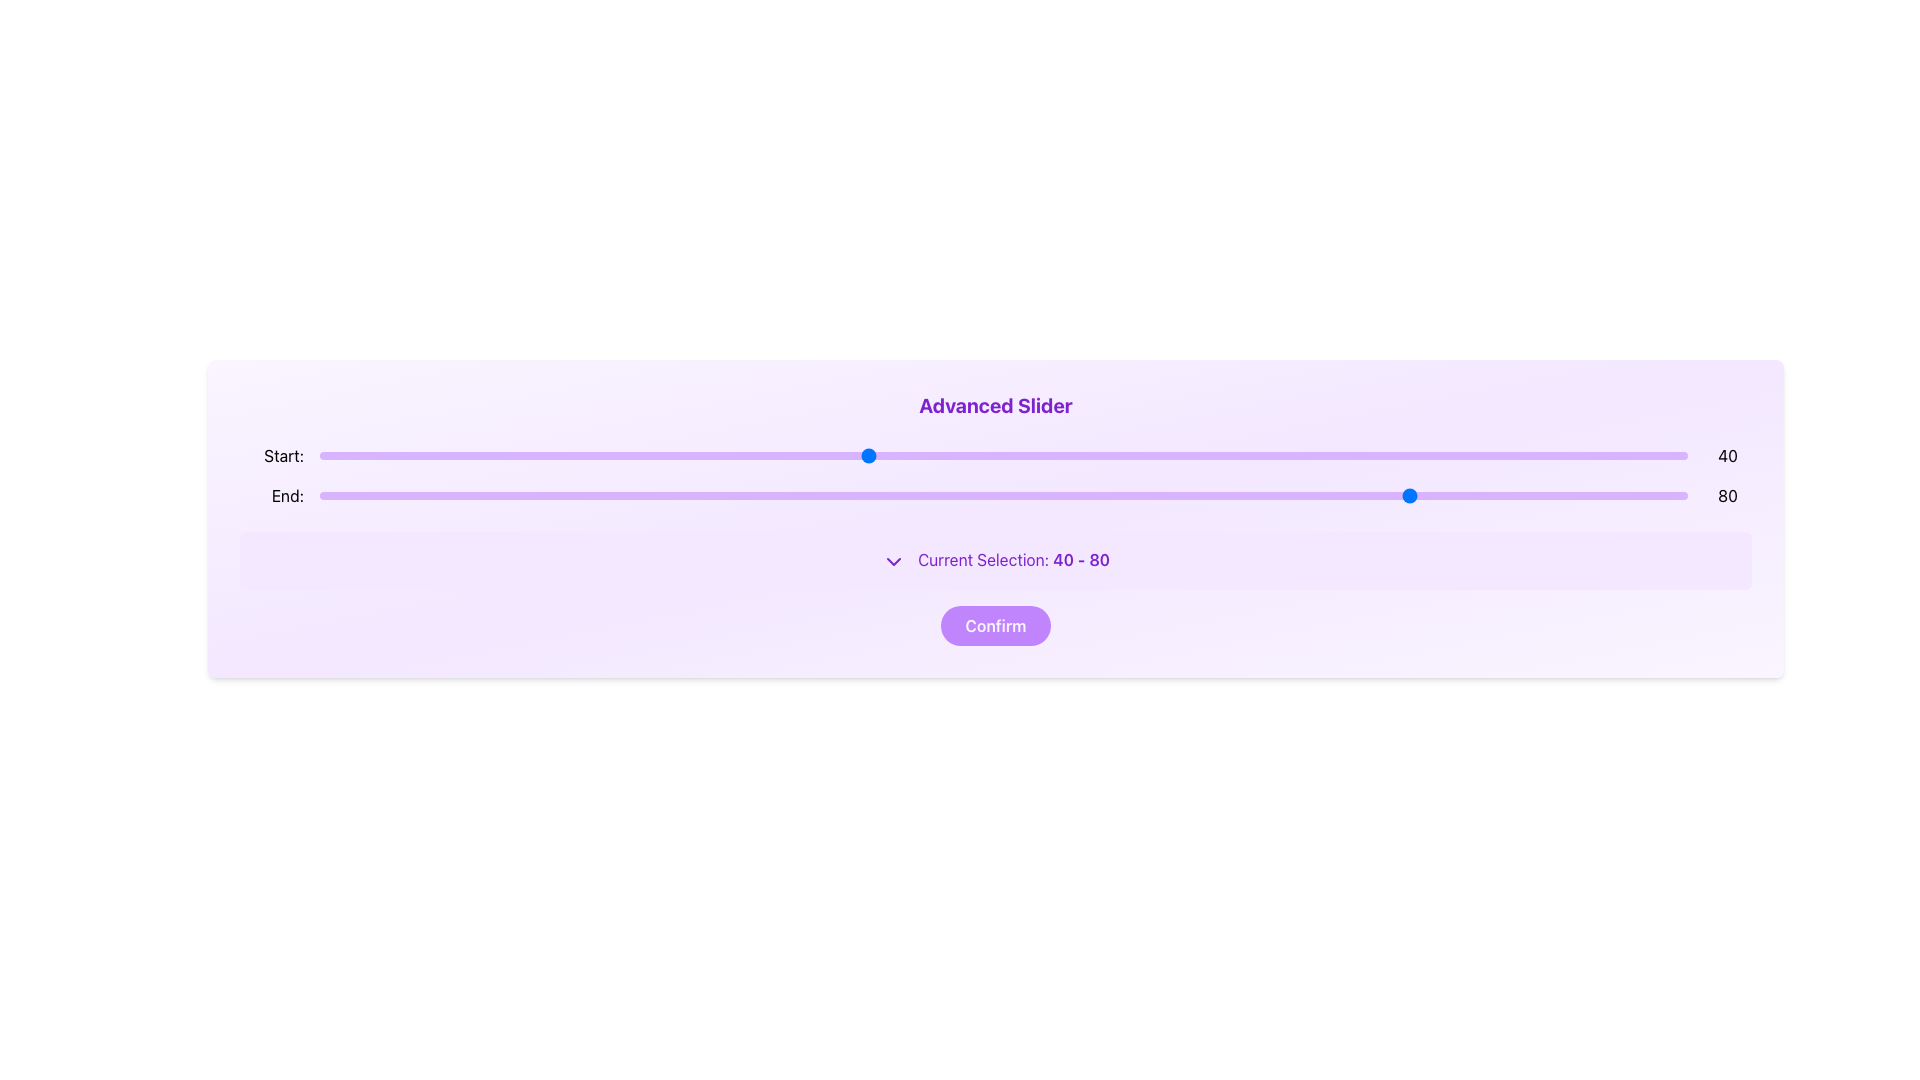 The image size is (1920, 1080). I want to click on the start slider, so click(1305, 455).